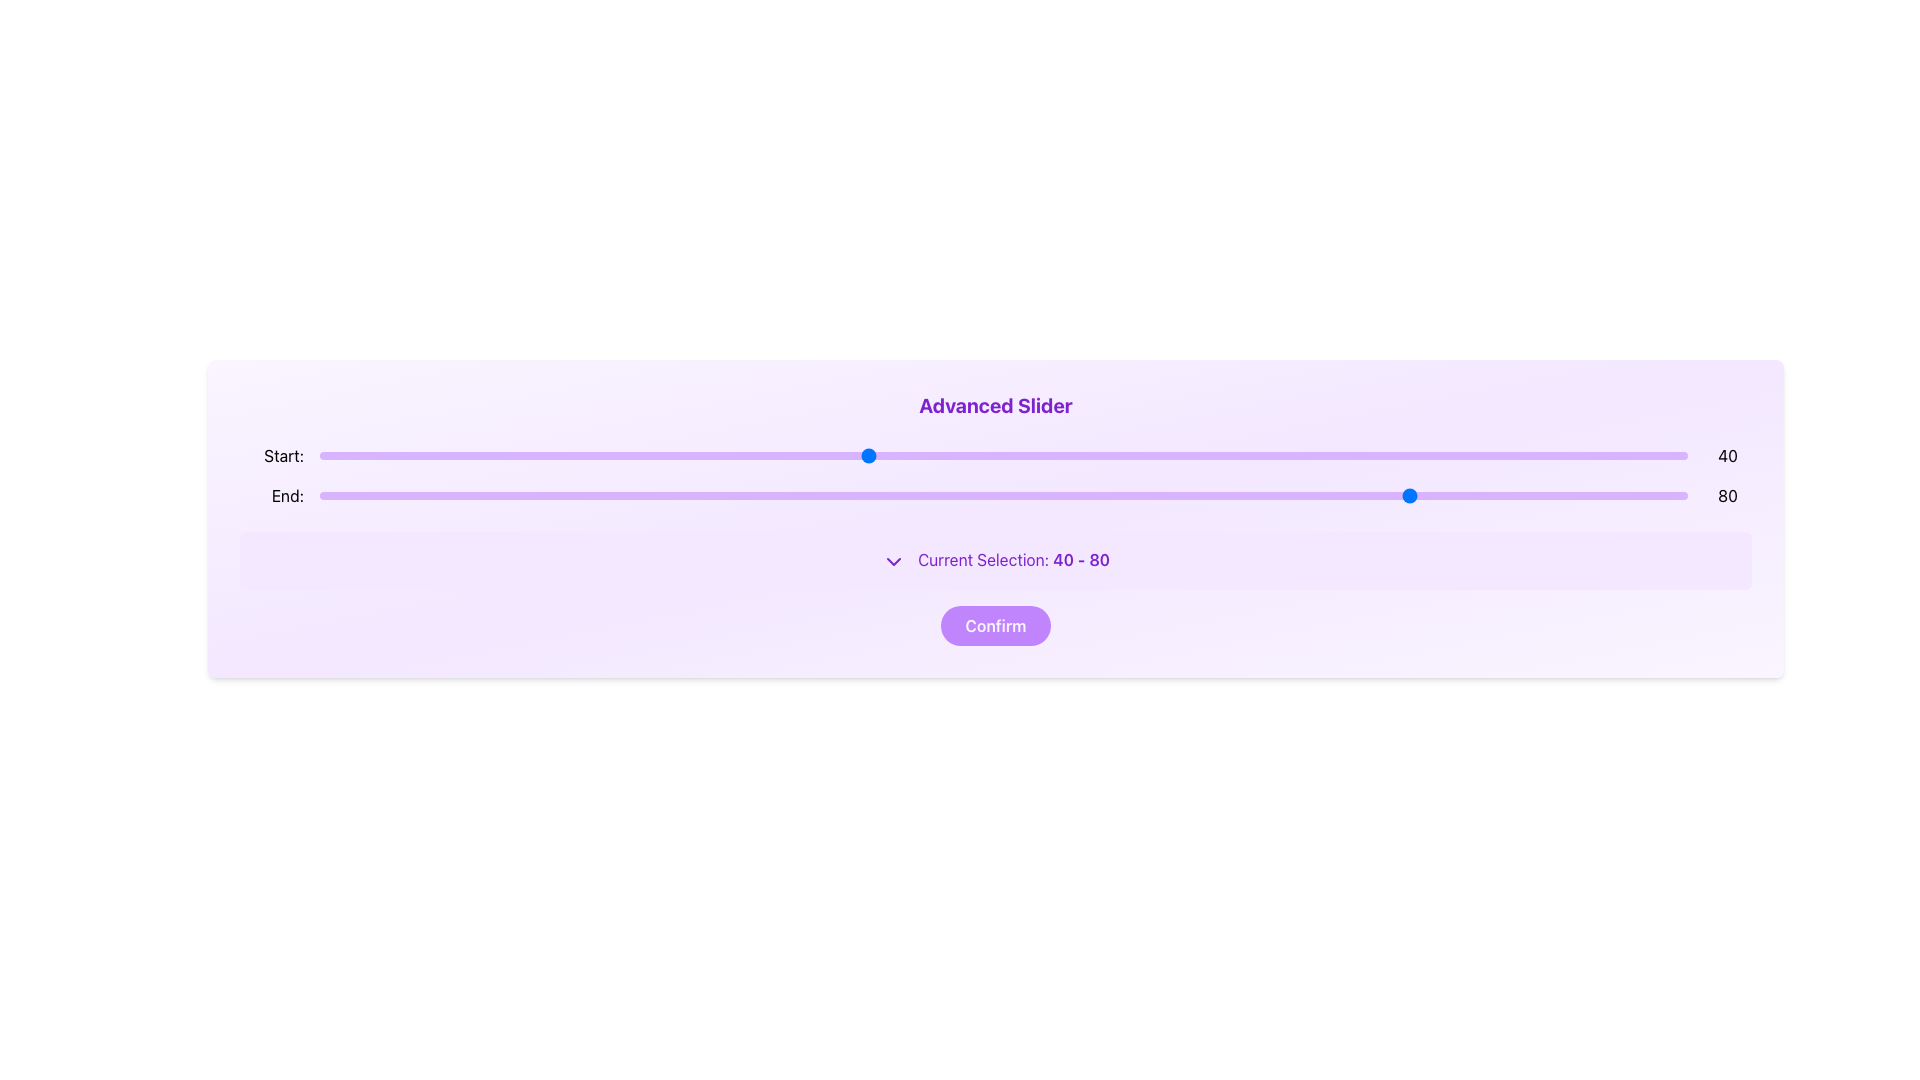 The image size is (1920, 1080). I want to click on the start slider, so click(1305, 455).